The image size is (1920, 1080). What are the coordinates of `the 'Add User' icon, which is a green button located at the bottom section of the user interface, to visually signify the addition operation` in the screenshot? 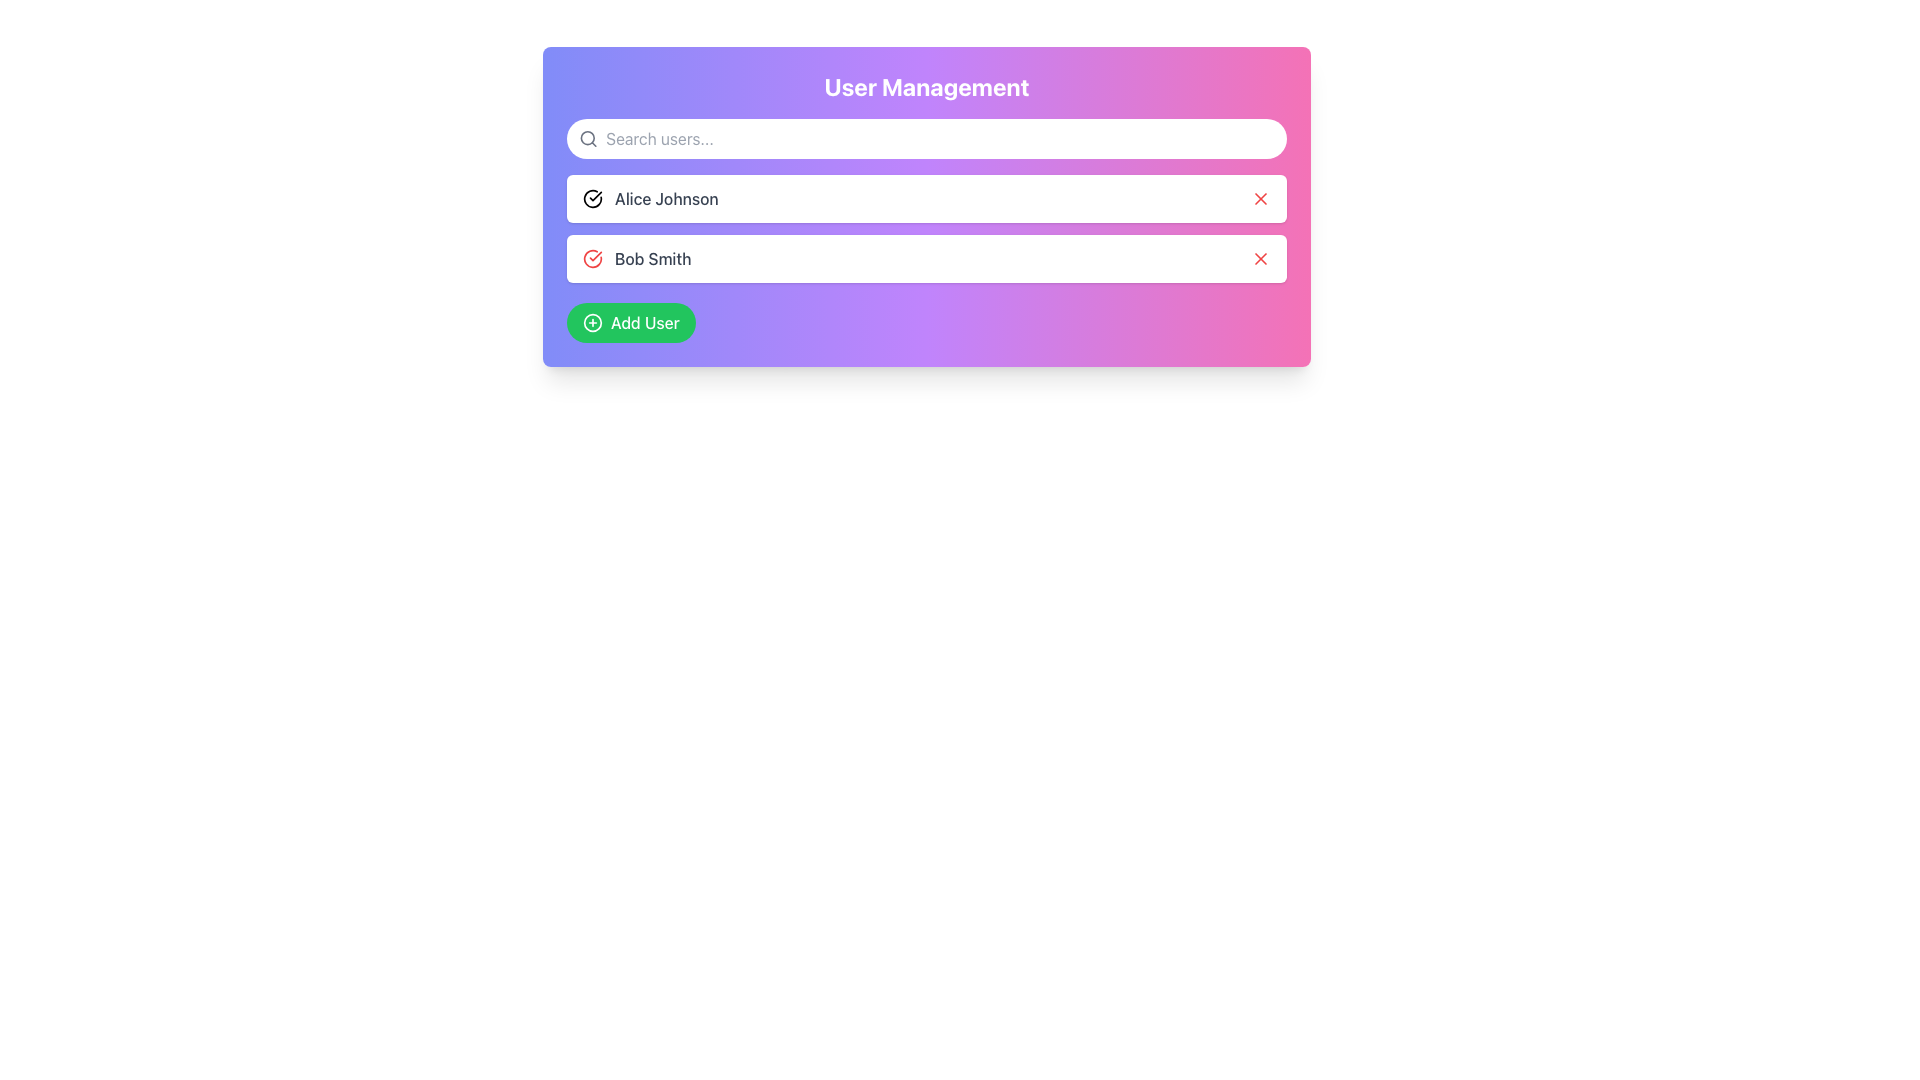 It's located at (592, 322).